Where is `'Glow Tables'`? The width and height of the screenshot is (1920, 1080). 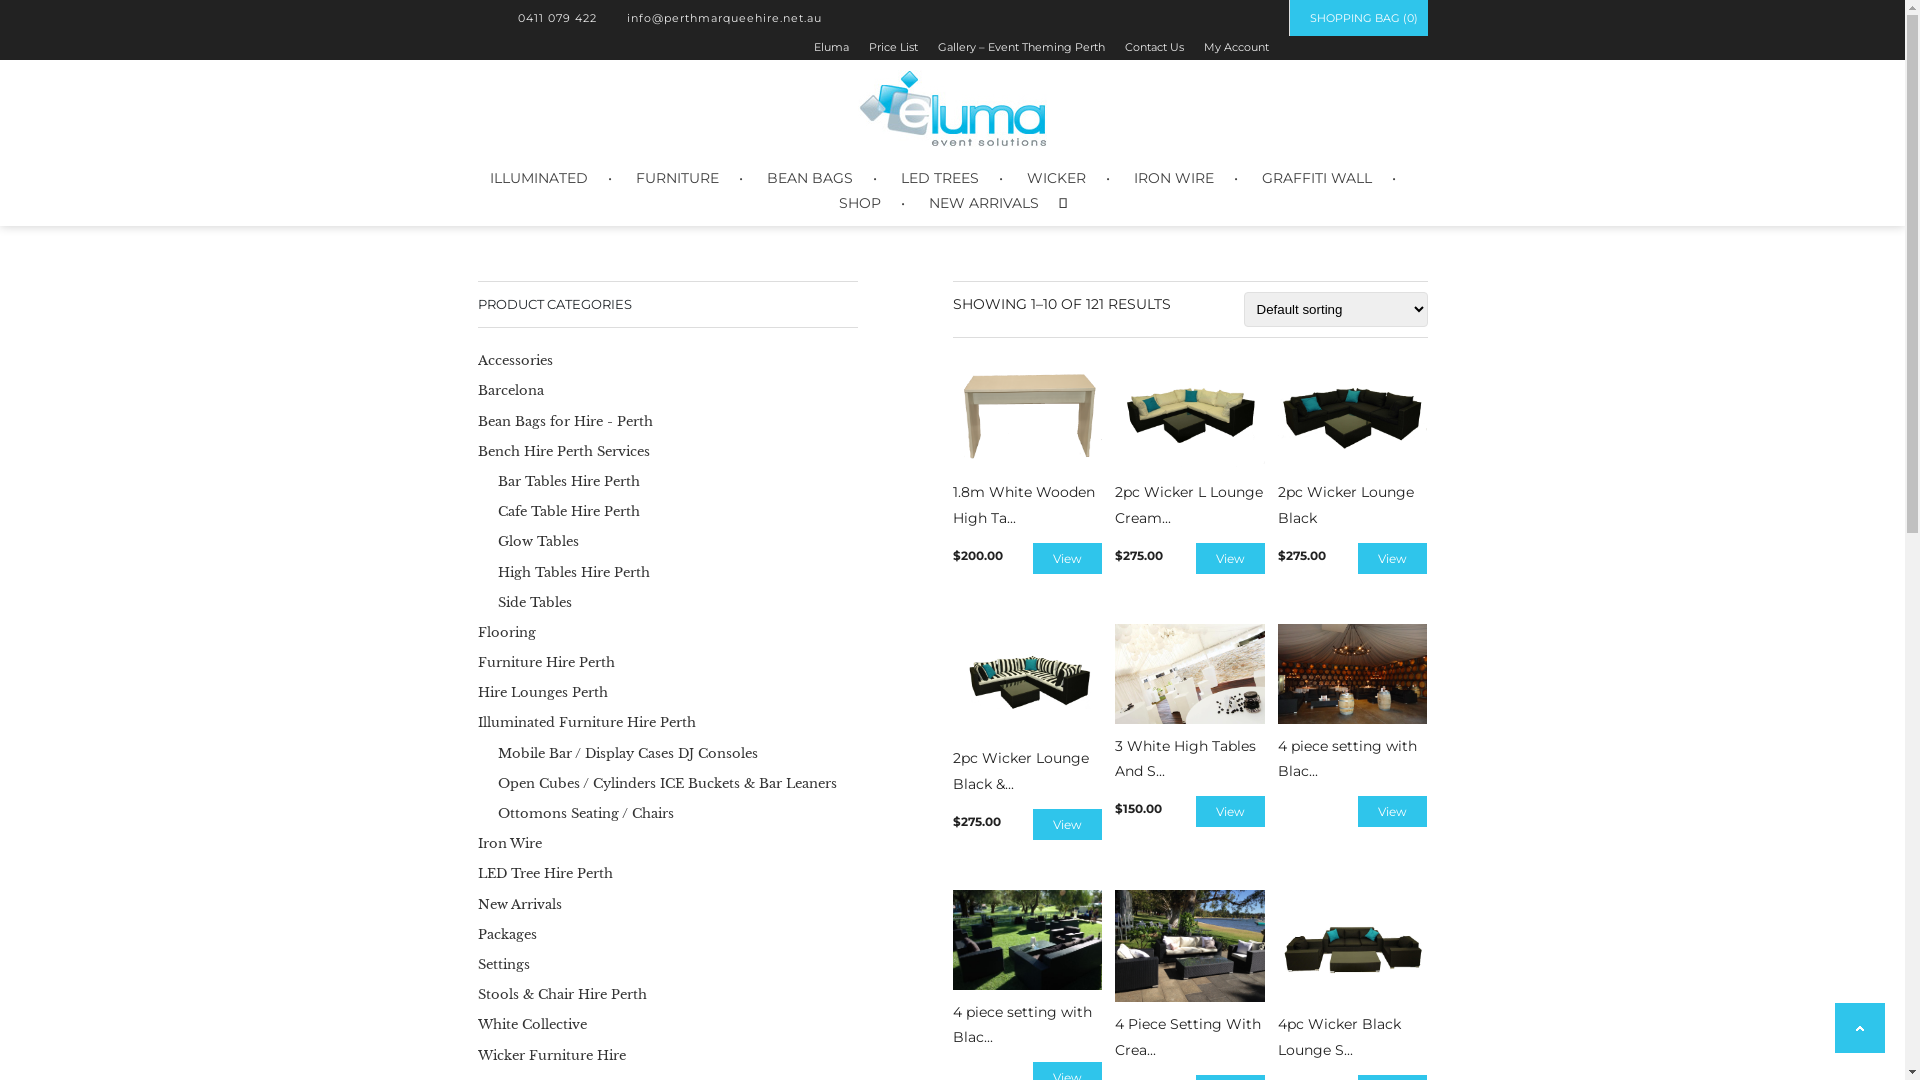 'Glow Tables' is located at coordinates (538, 541).